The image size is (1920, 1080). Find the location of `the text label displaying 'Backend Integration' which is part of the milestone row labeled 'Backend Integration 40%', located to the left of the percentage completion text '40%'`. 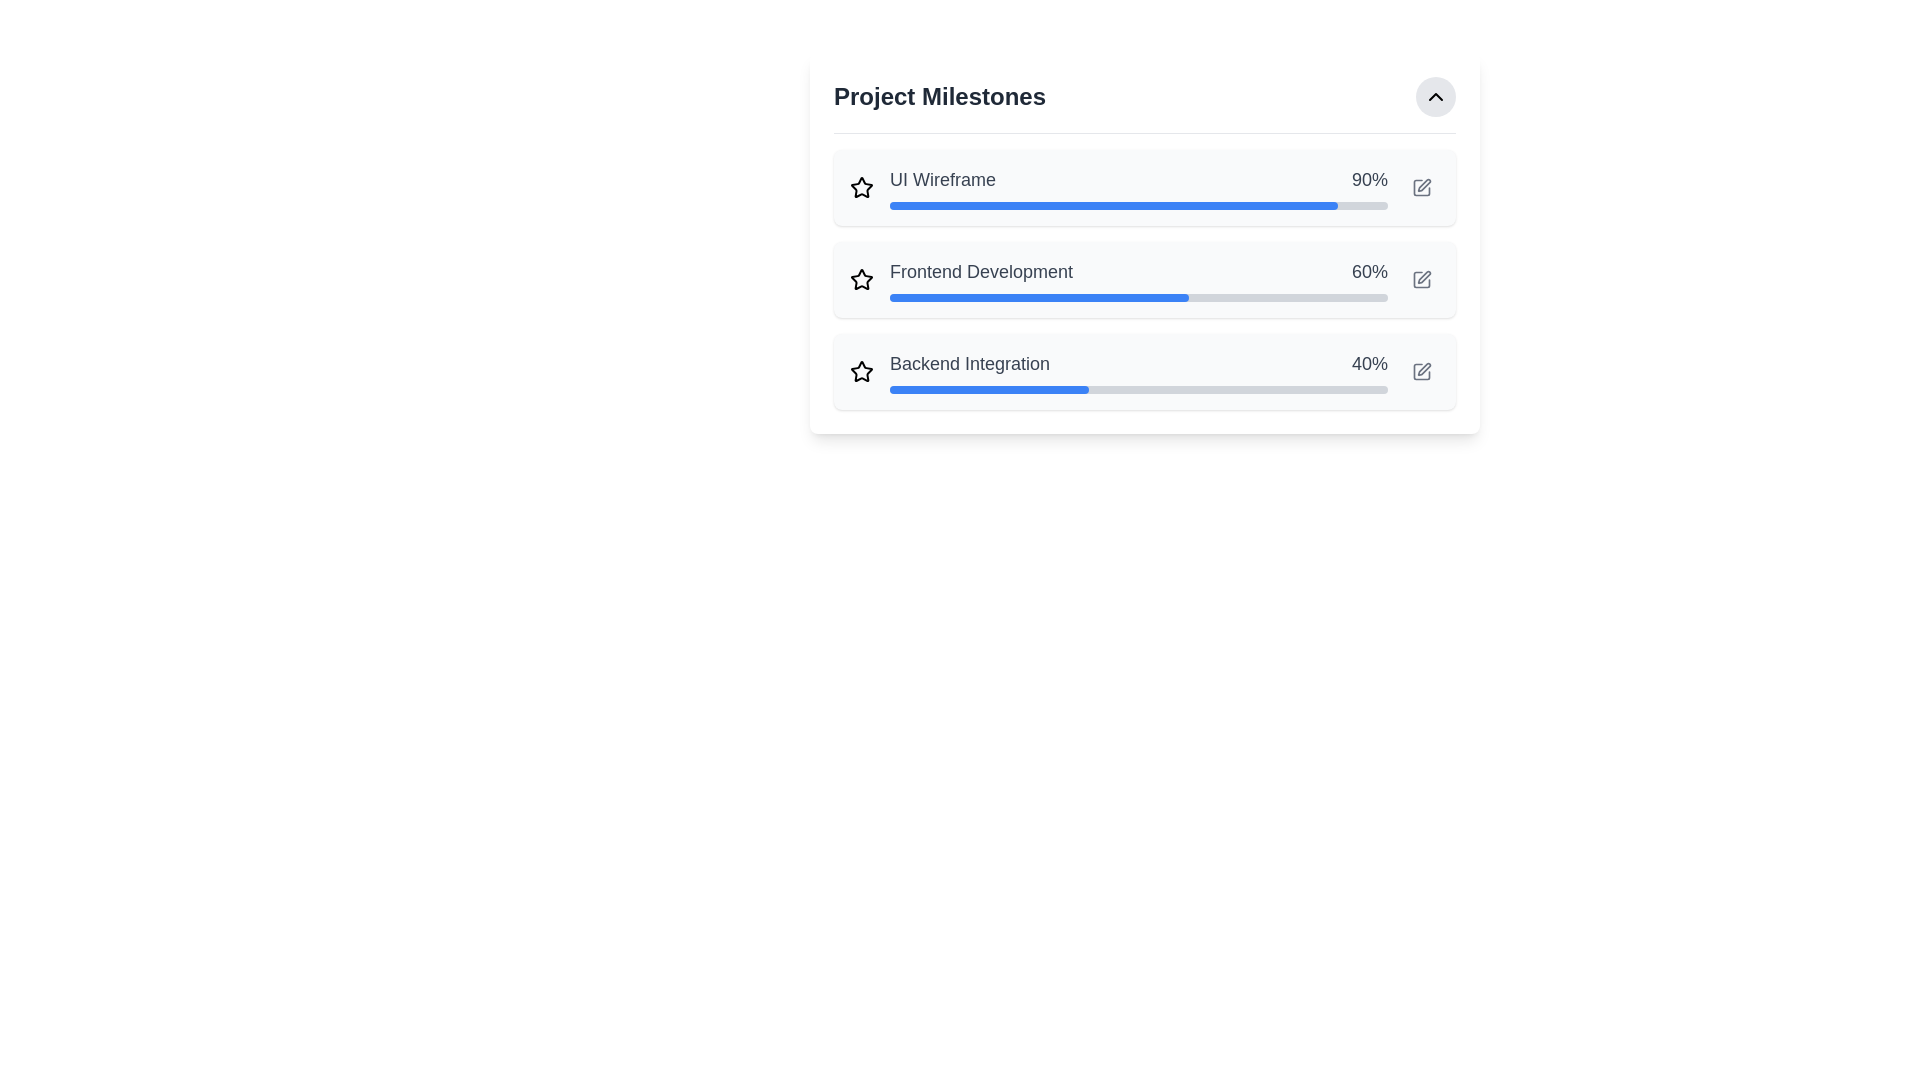

the text label displaying 'Backend Integration' which is part of the milestone row labeled 'Backend Integration 40%', located to the left of the percentage completion text '40%' is located at coordinates (969, 363).